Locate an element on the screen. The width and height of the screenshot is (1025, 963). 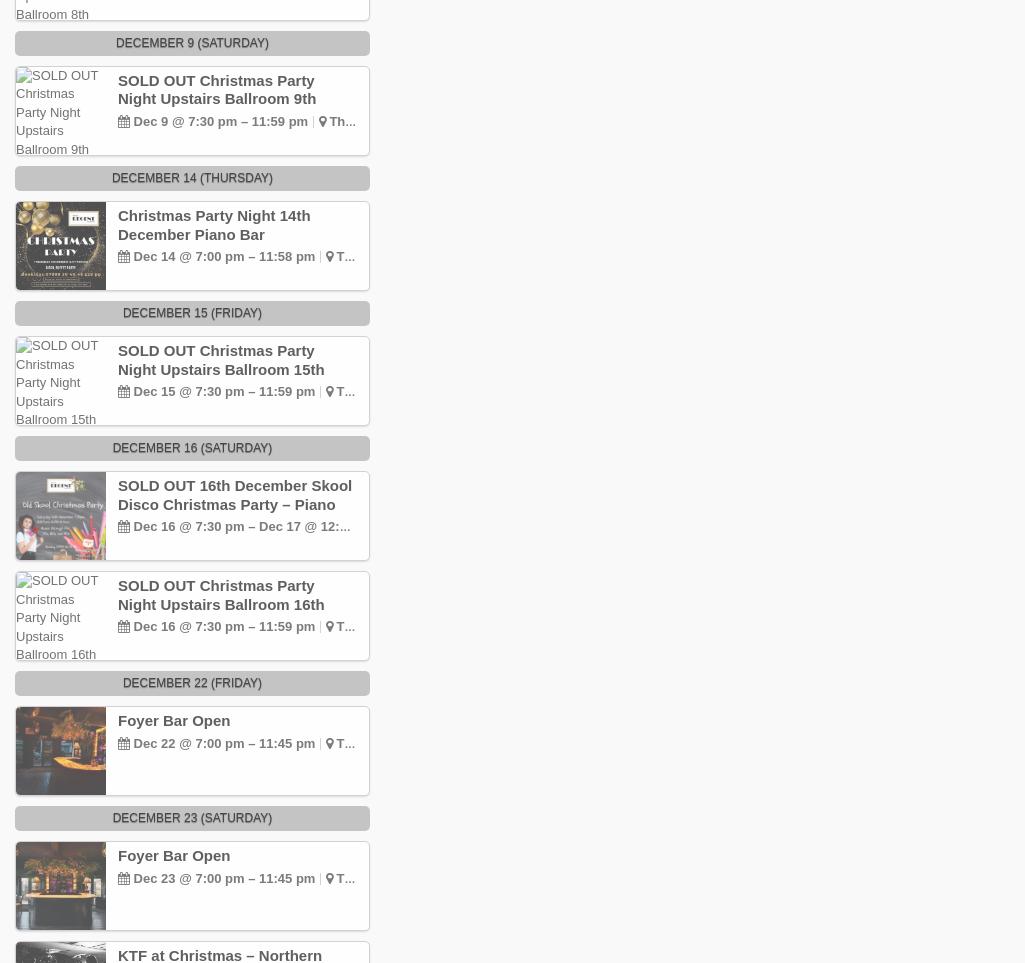
'December 16 (Saturday)' is located at coordinates (191, 446).